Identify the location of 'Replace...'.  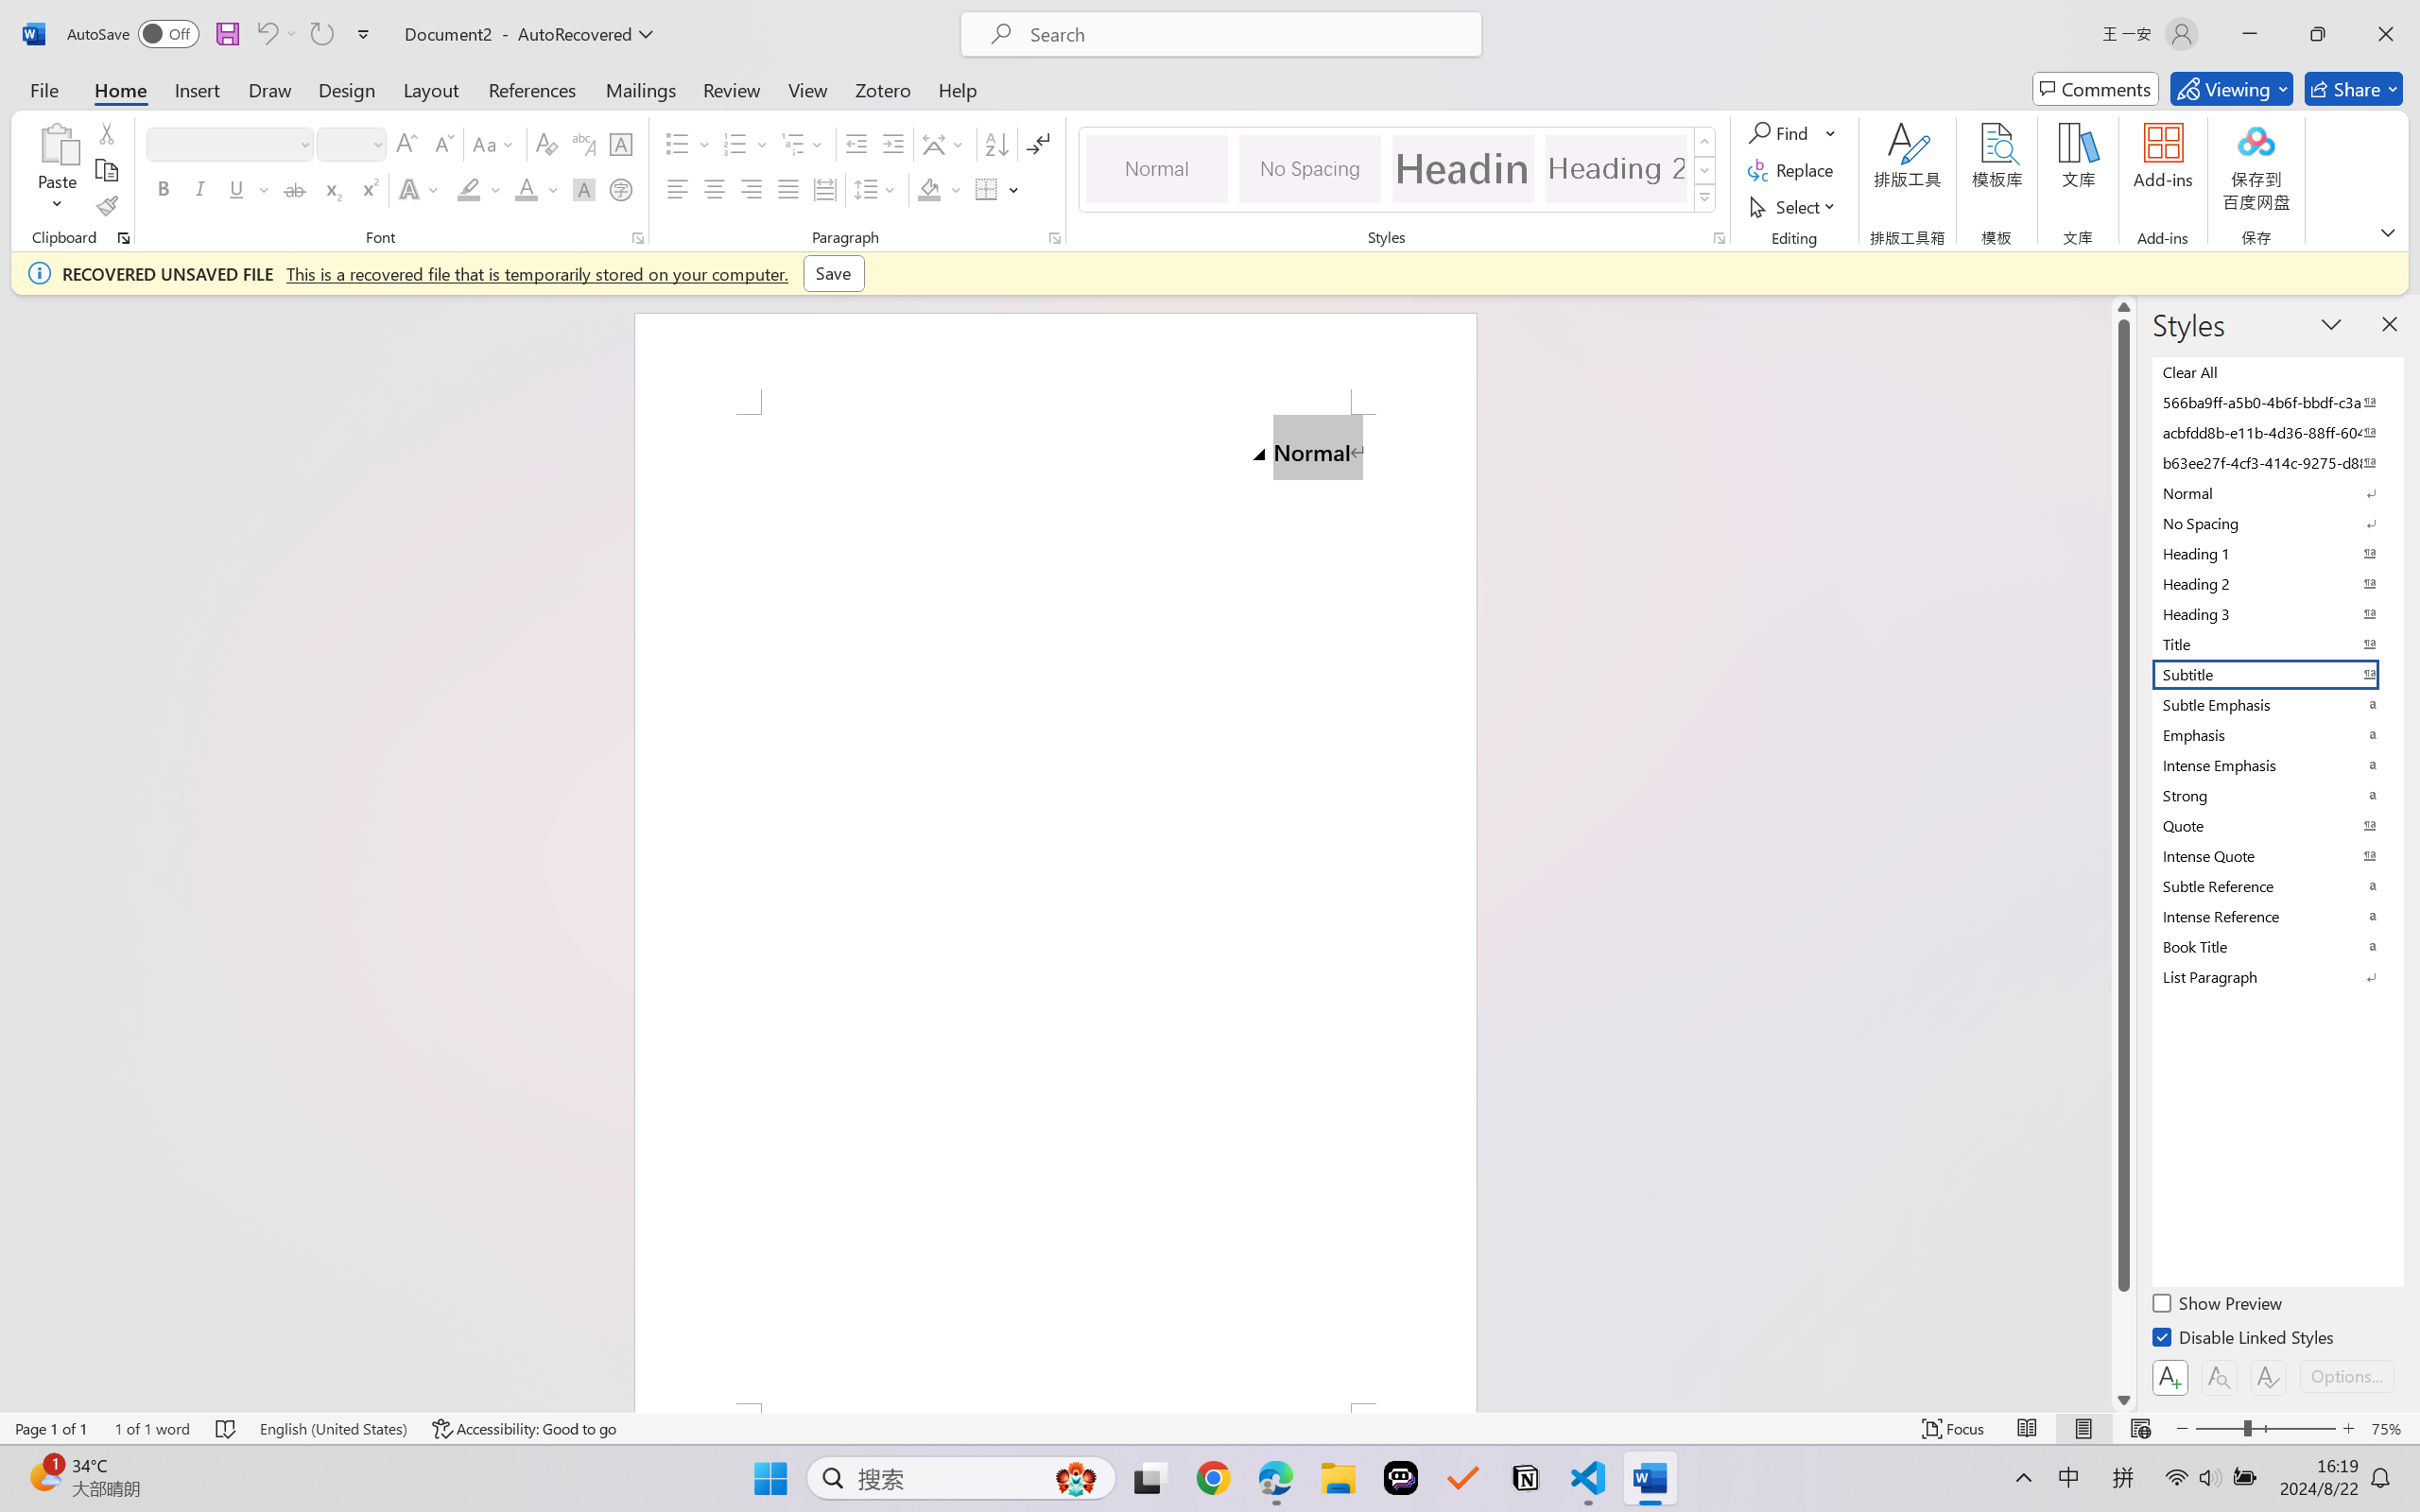
(1791, 170).